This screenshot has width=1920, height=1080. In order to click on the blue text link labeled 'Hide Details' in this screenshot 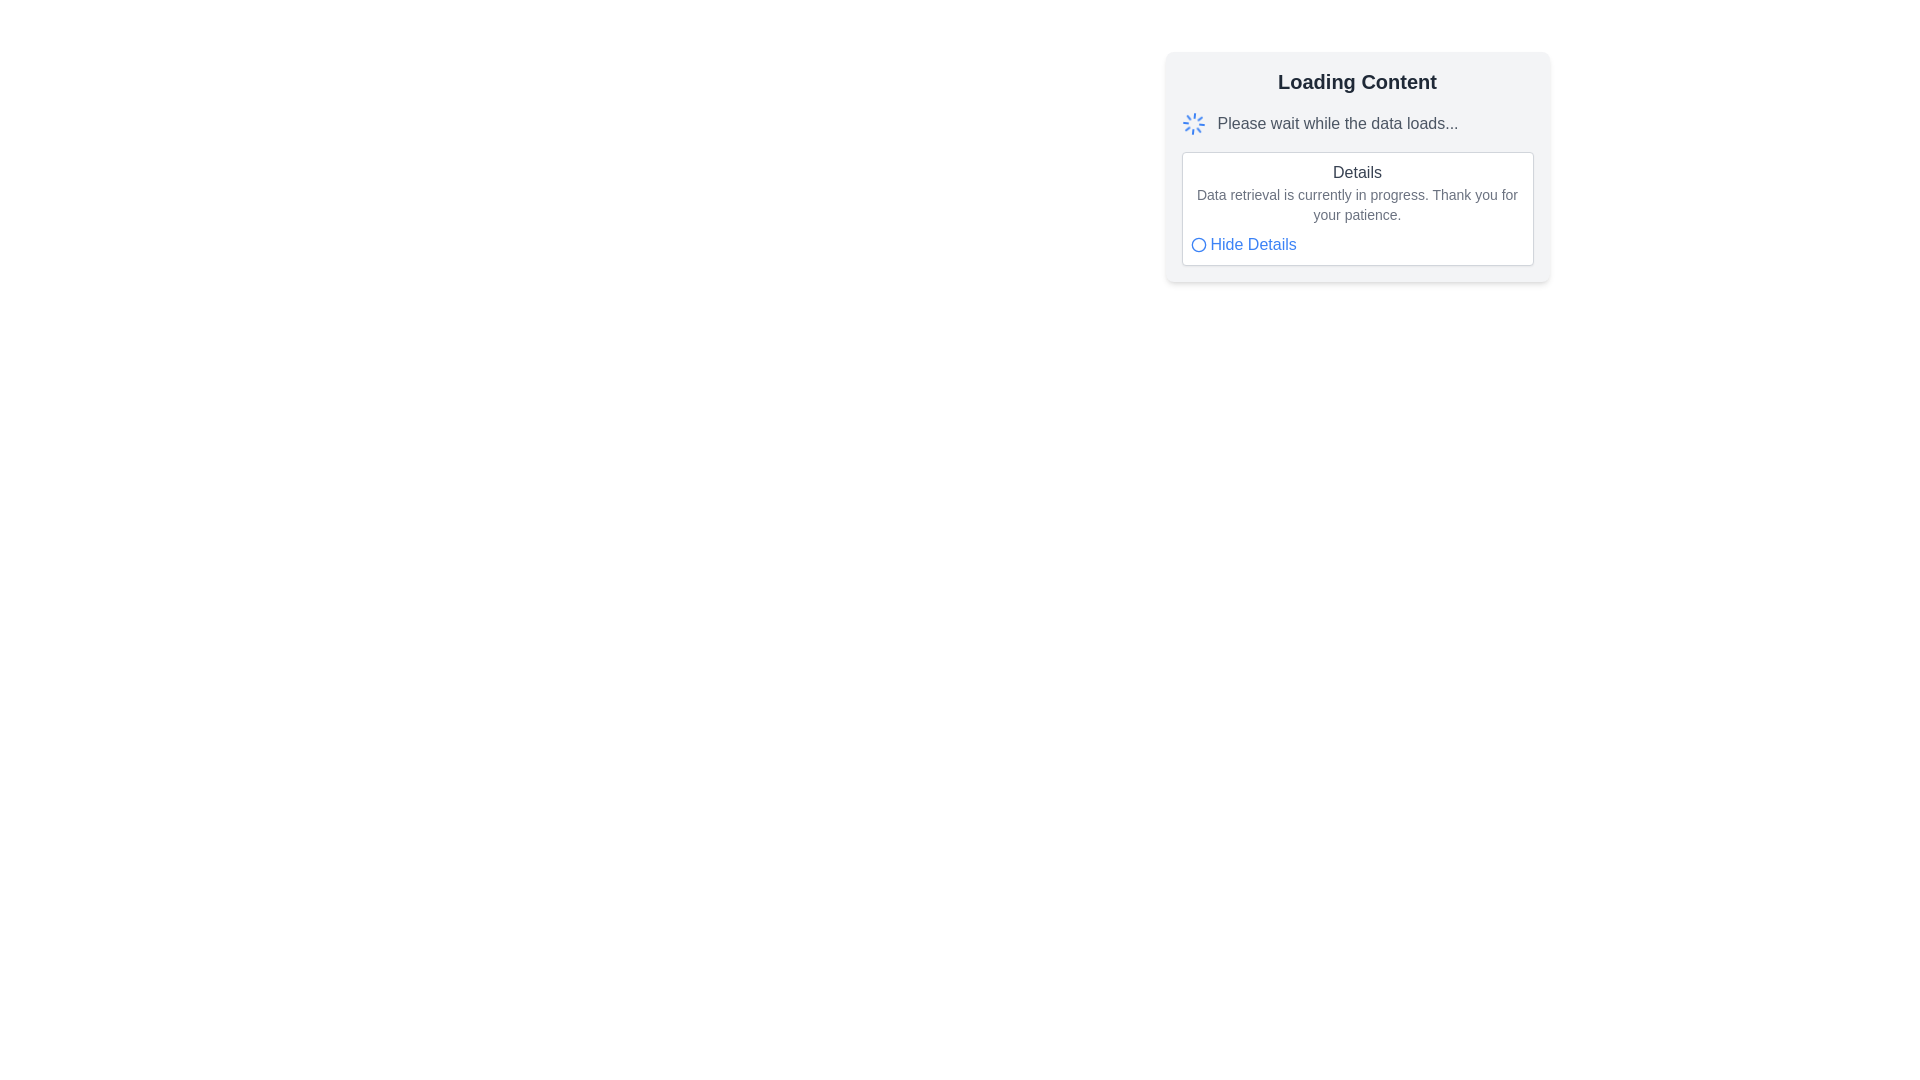, I will do `click(1252, 244)`.